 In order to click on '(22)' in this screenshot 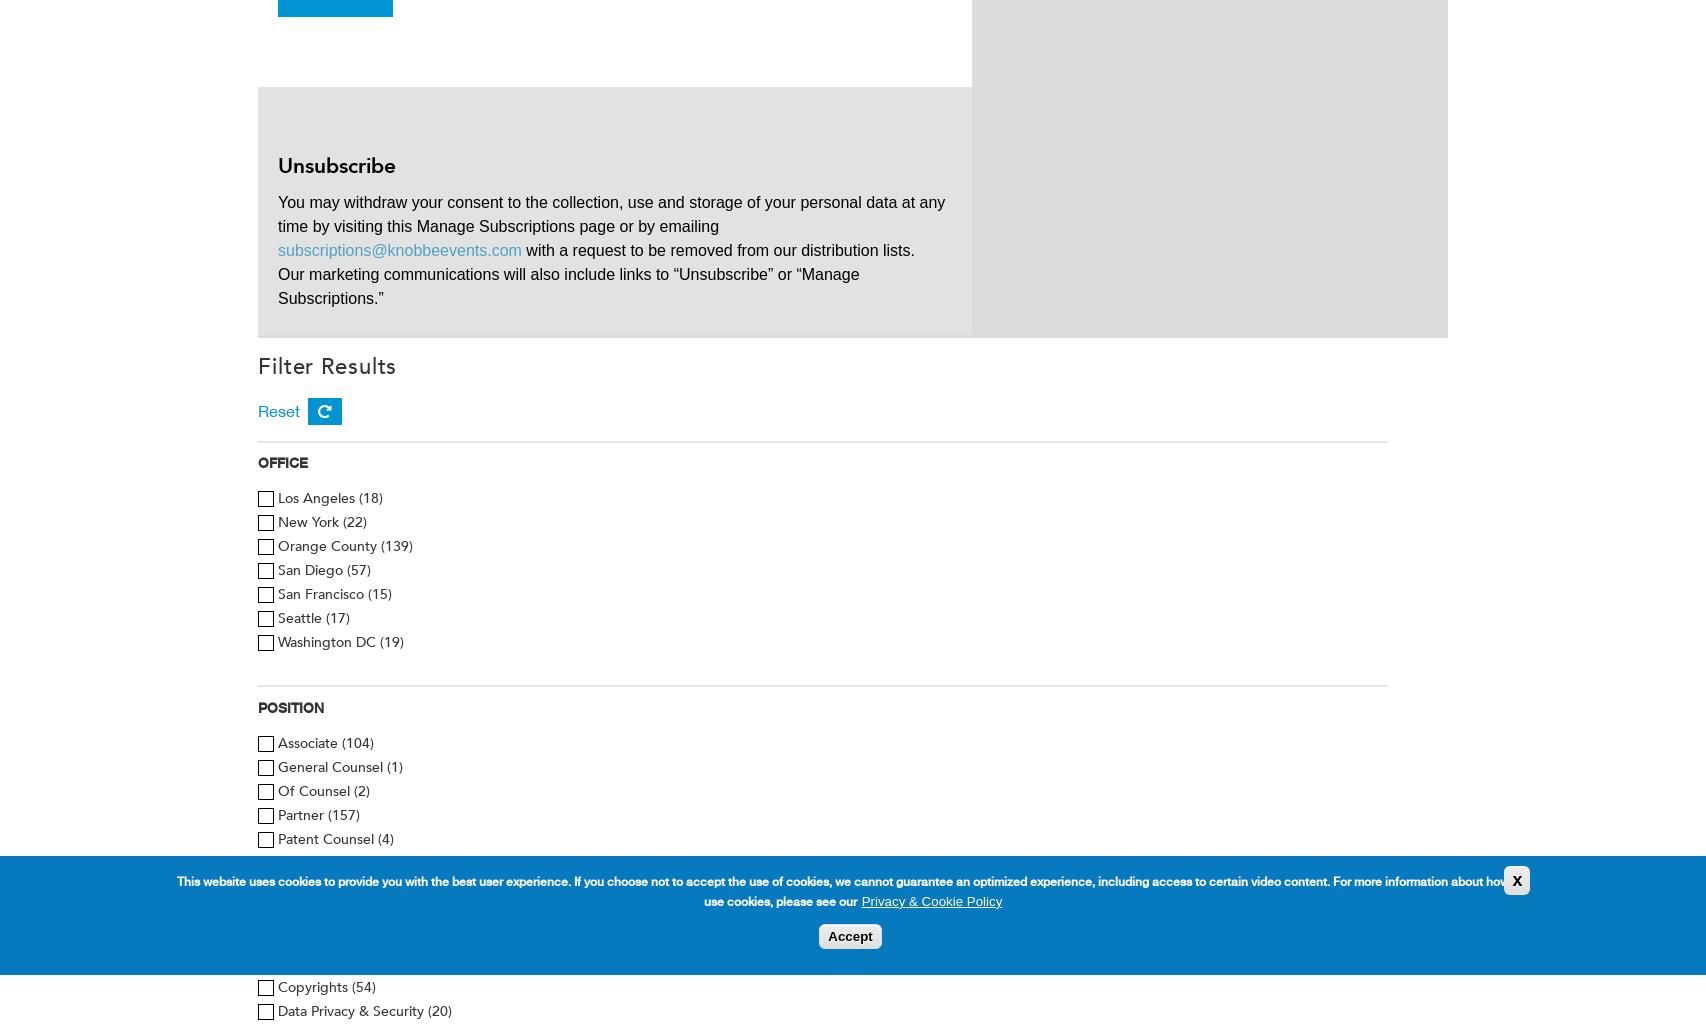, I will do `click(355, 521)`.